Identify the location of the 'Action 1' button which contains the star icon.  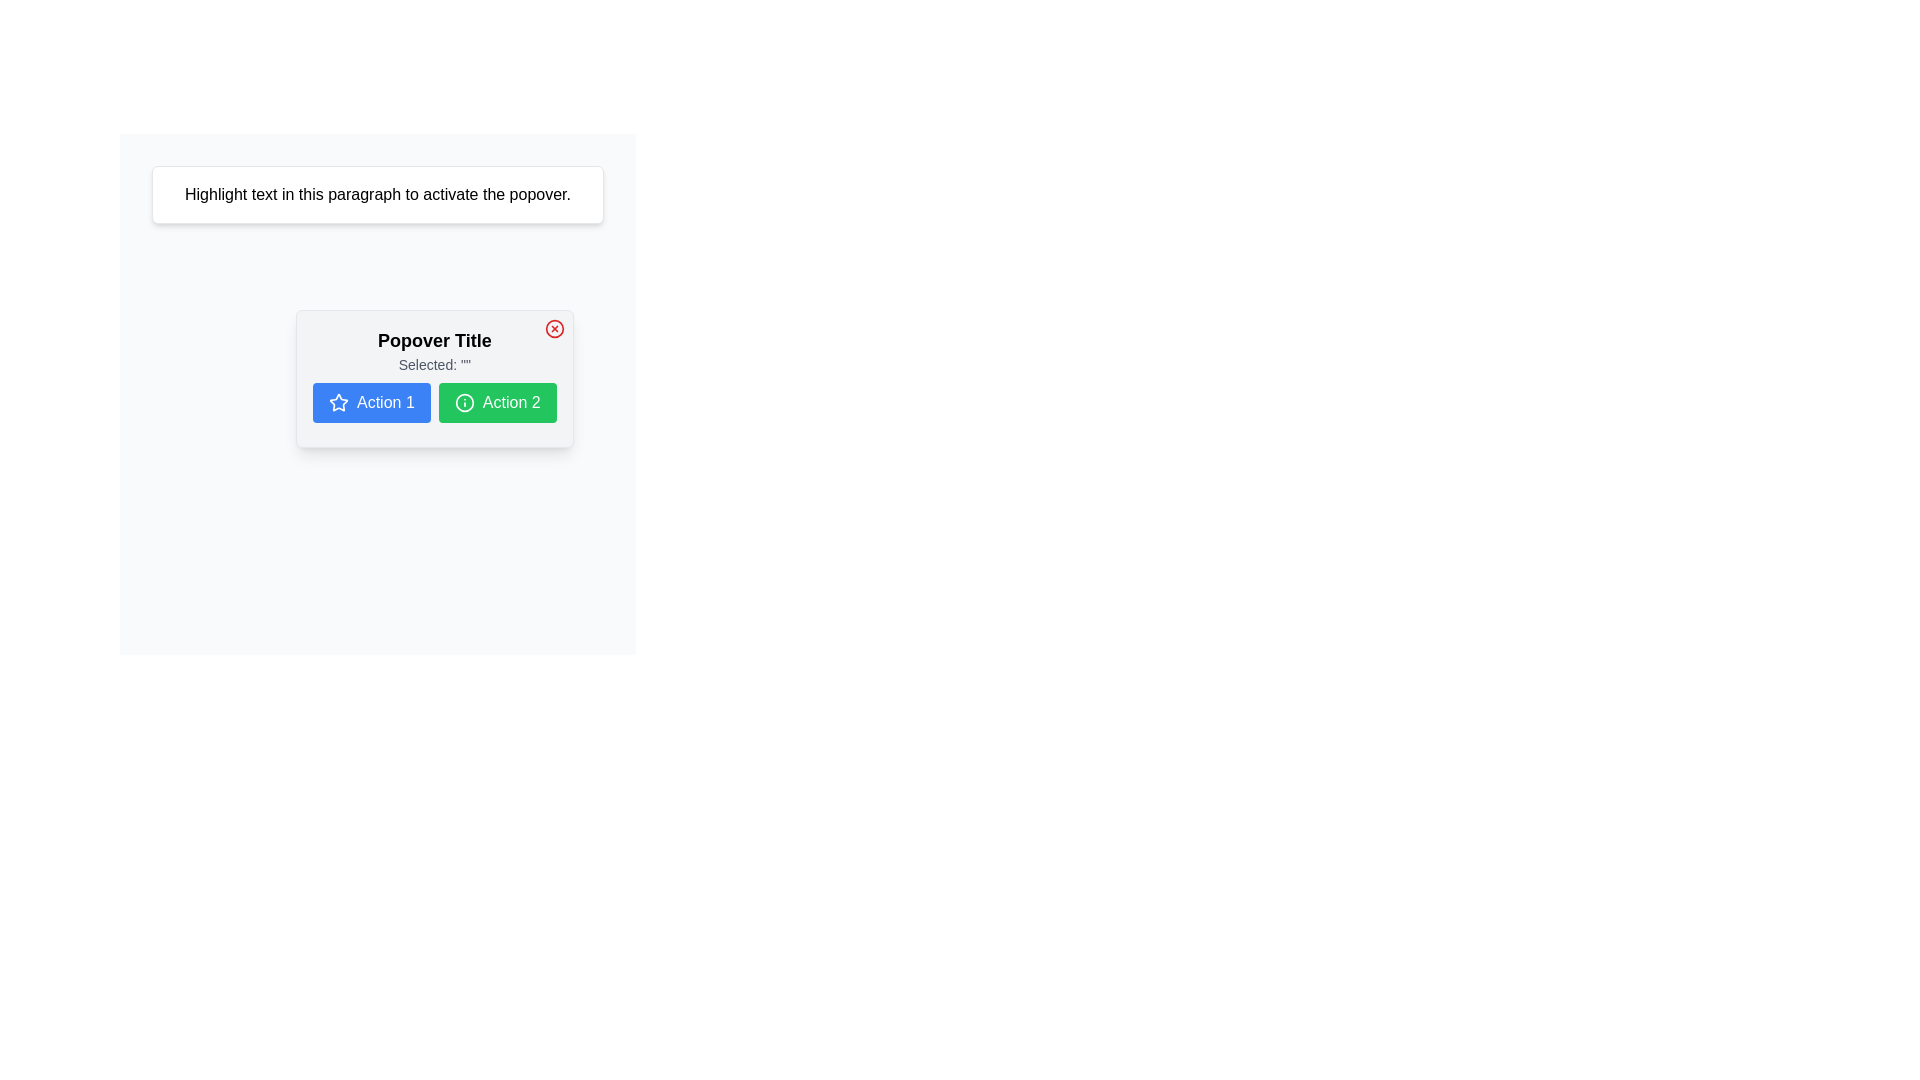
(339, 402).